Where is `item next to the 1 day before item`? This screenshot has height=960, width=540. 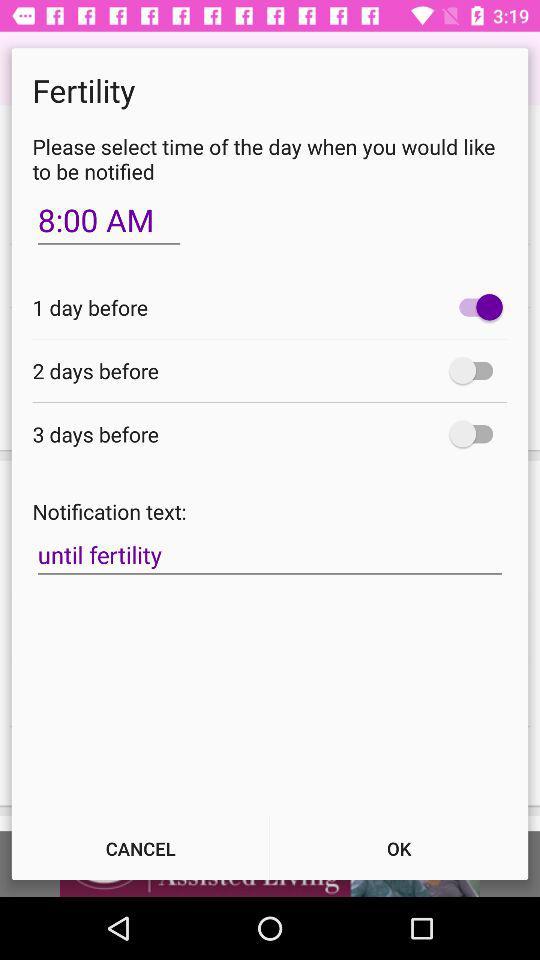
item next to the 1 day before item is located at coordinates (475, 307).